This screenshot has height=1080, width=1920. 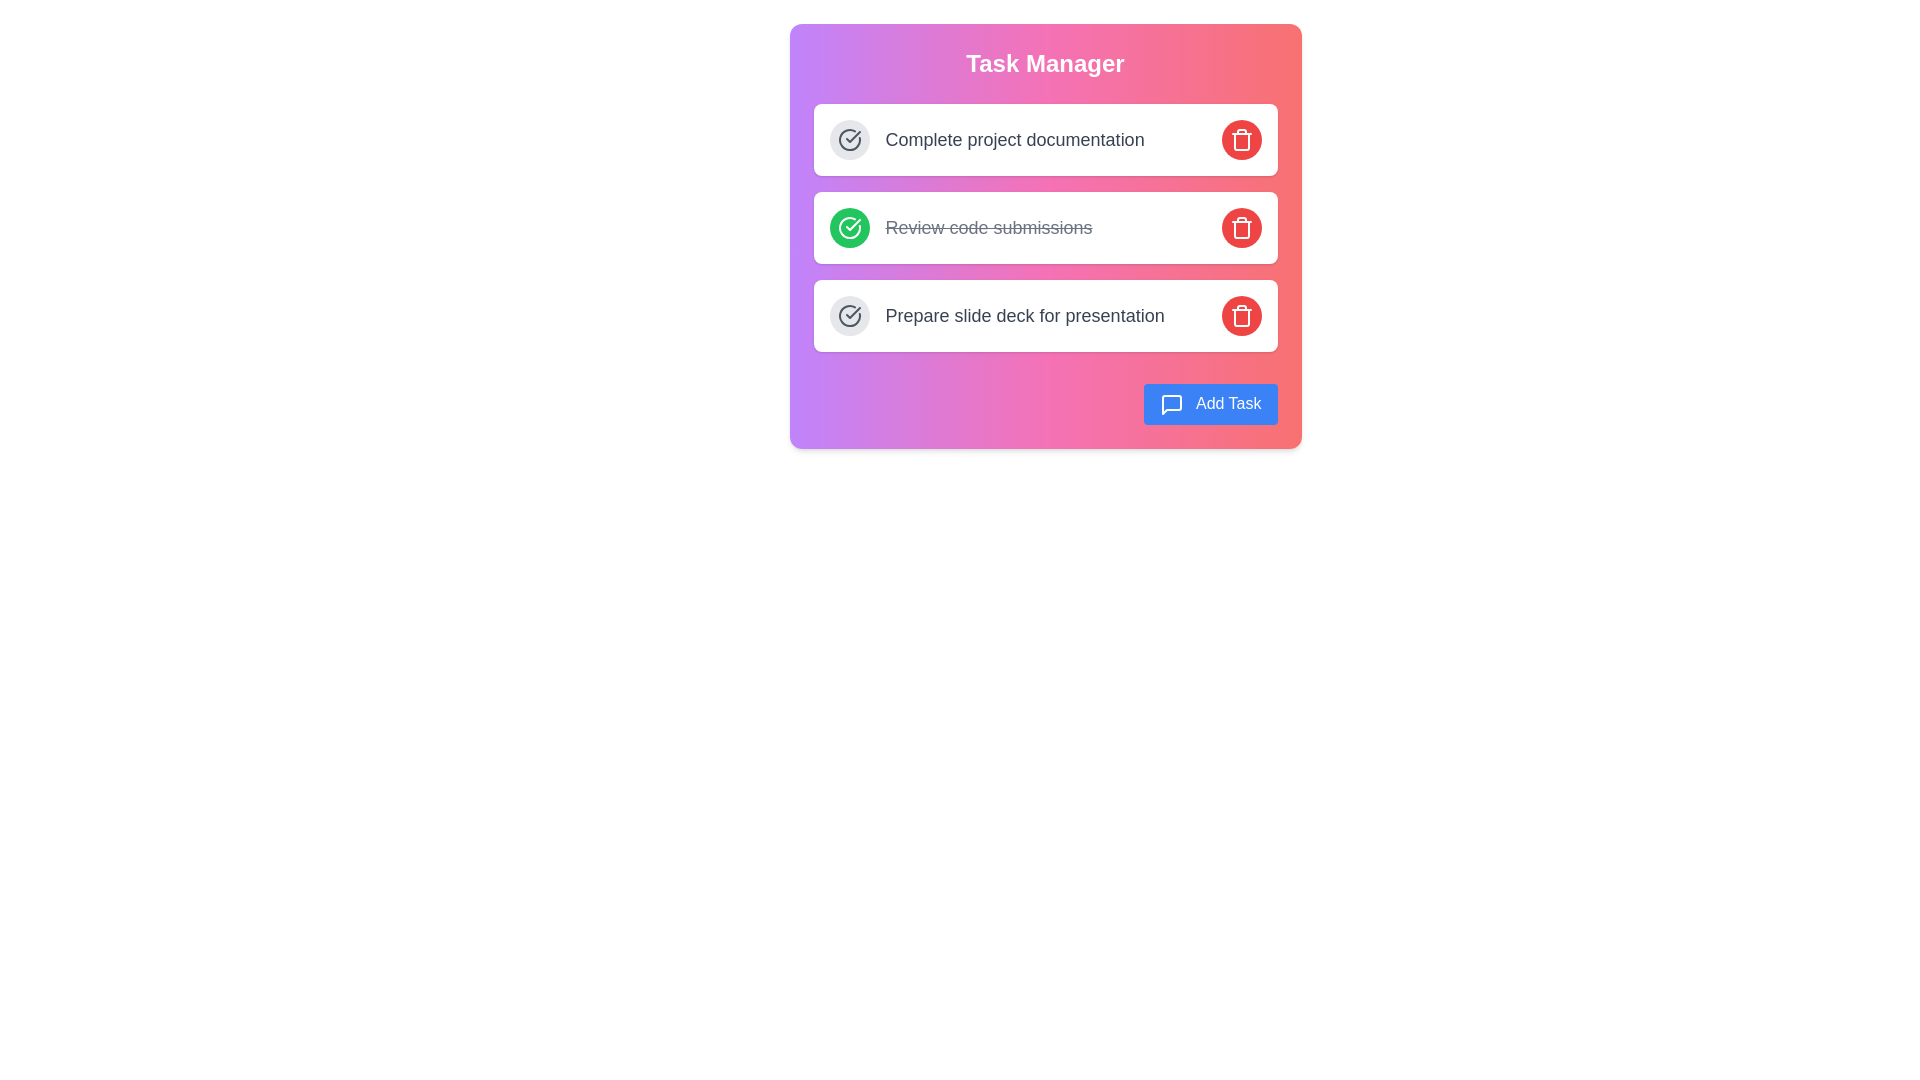 What do you see at coordinates (853, 136) in the screenshot?
I see `the success icon located in the second task entry of the task manager list` at bounding box center [853, 136].